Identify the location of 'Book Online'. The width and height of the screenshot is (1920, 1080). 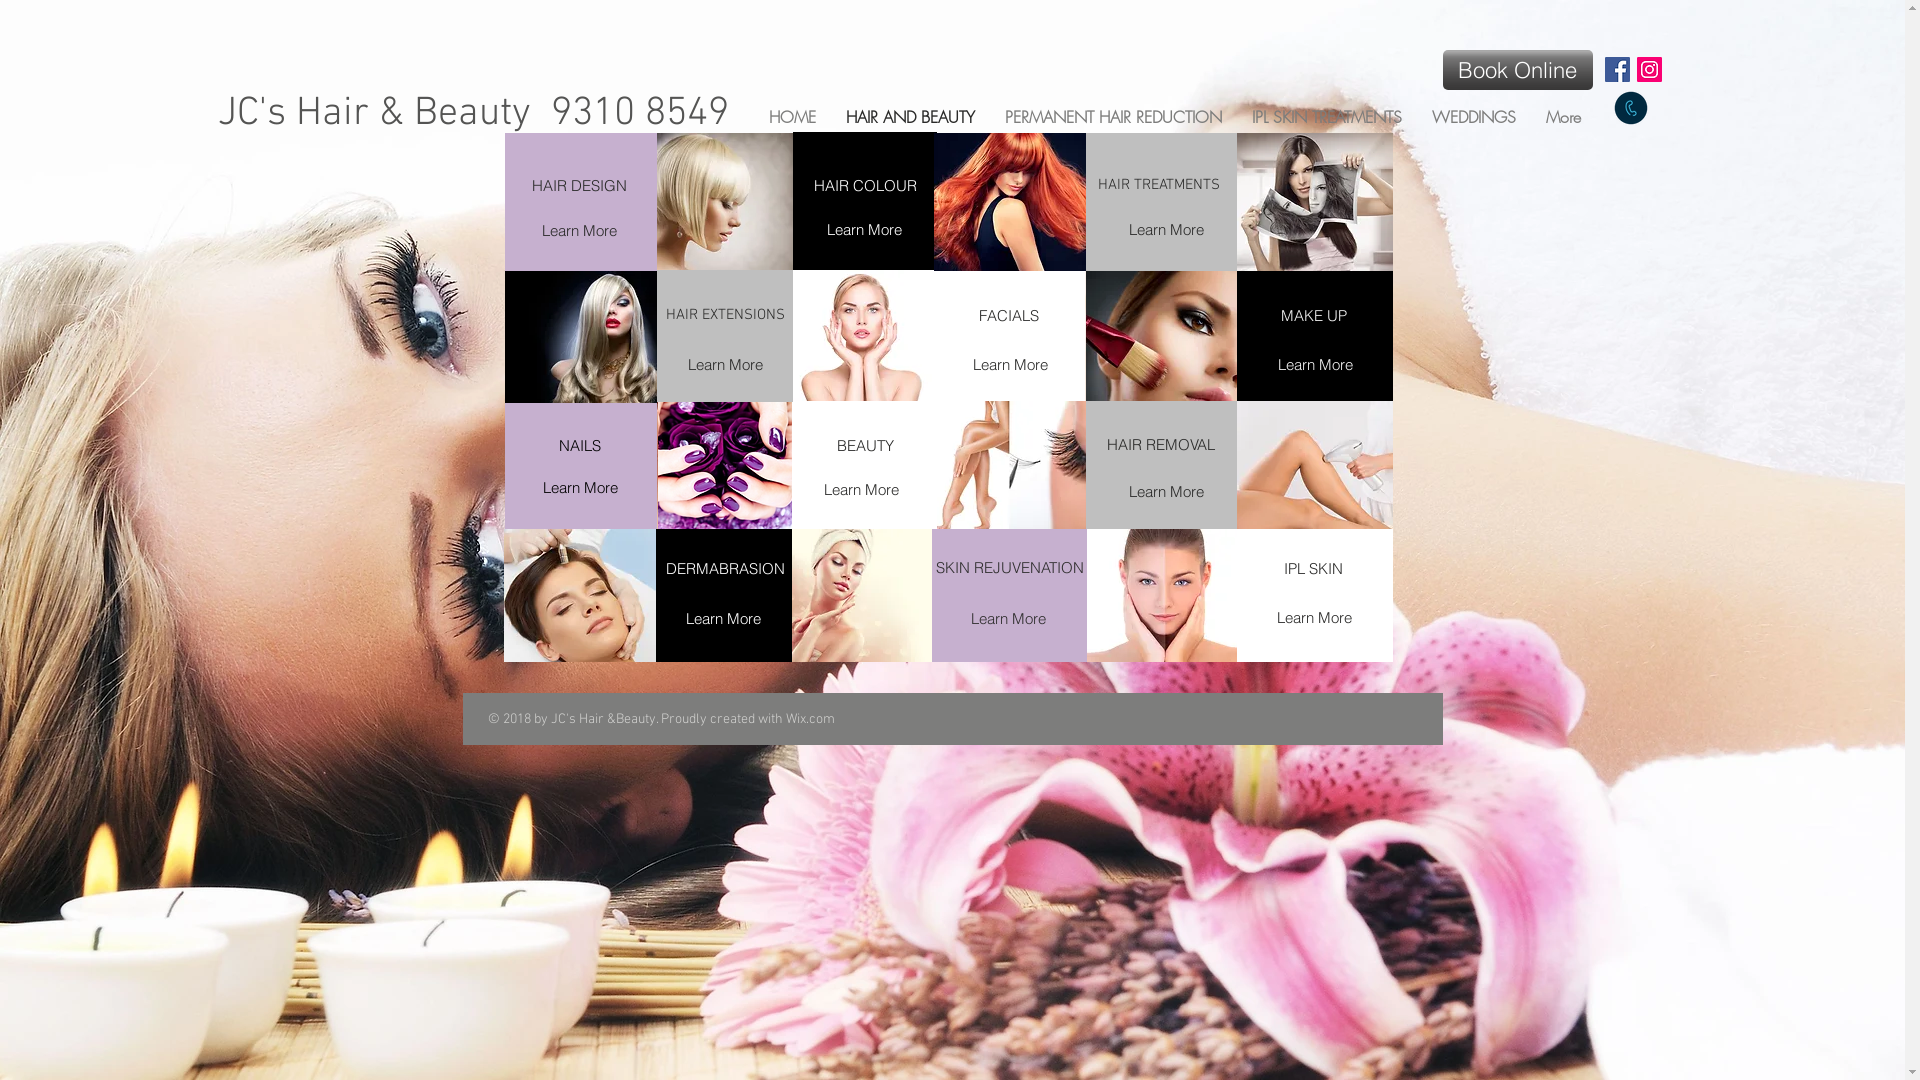
(1516, 68).